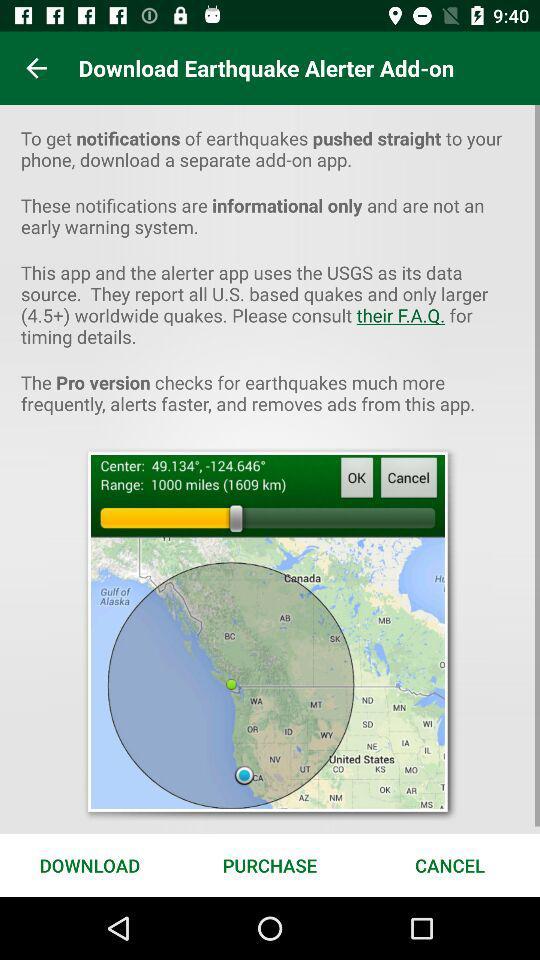 This screenshot has width=540, height=960. Describe the element at coordinates (36, 68) in the screenshot. I see `the item above the to get notifications` at that location.